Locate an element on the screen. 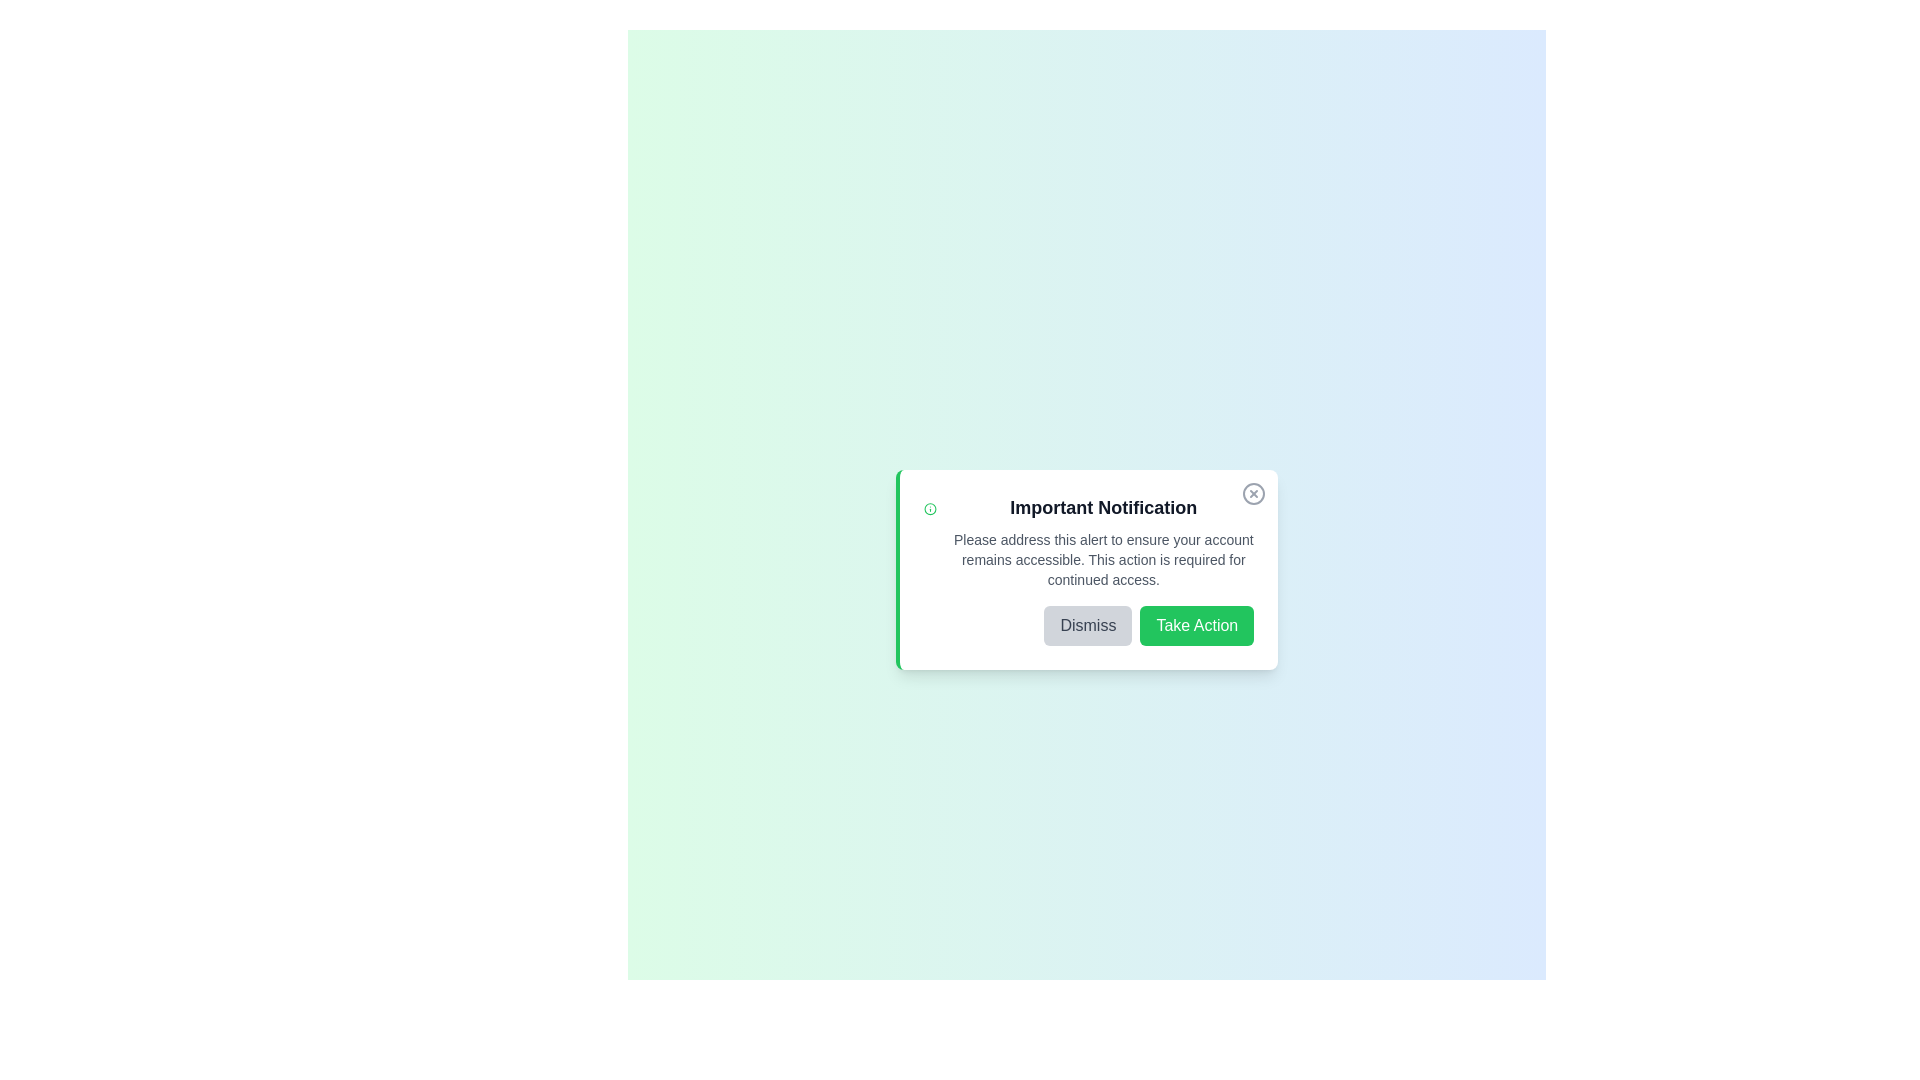  the 'Take Action' button to proceed is located at coordinates (1196, 624).